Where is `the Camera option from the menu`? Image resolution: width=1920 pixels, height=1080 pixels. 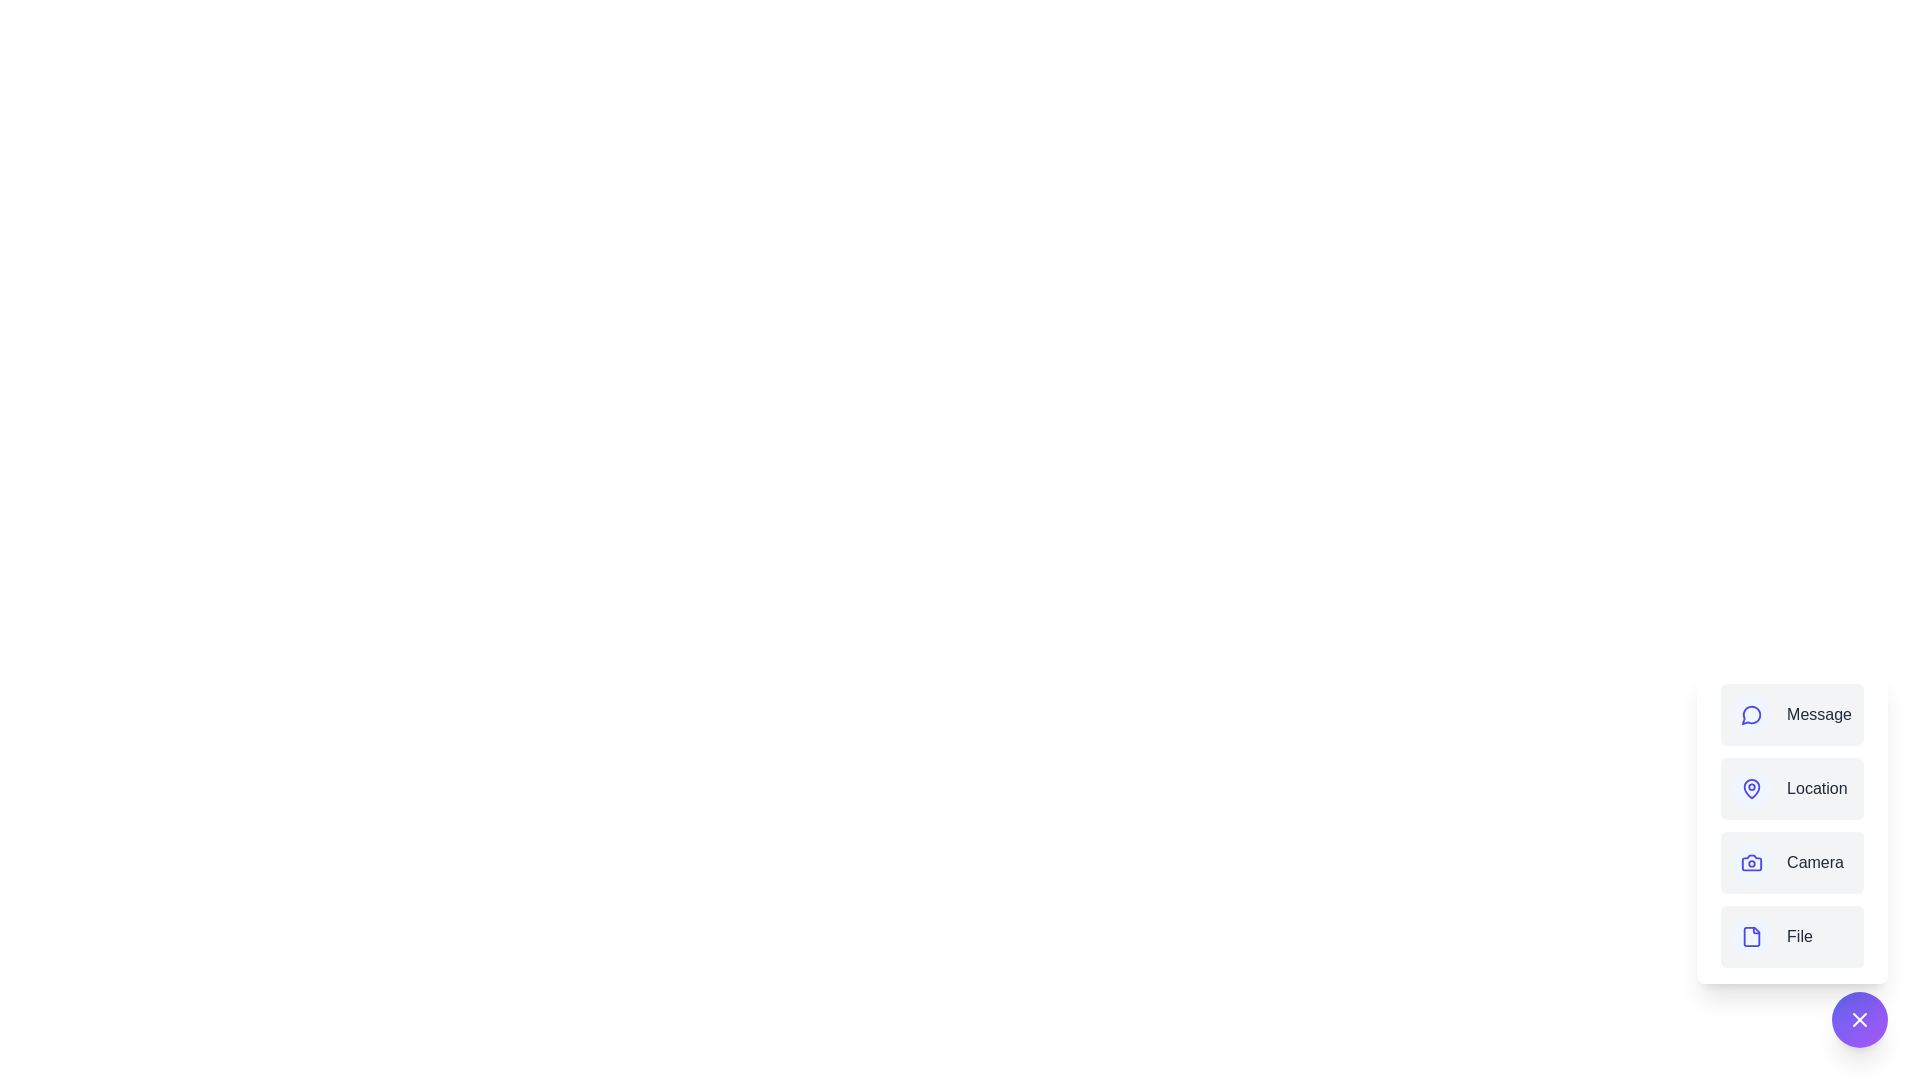
the Camera option from the menu is located at coordinates (1791, 862).